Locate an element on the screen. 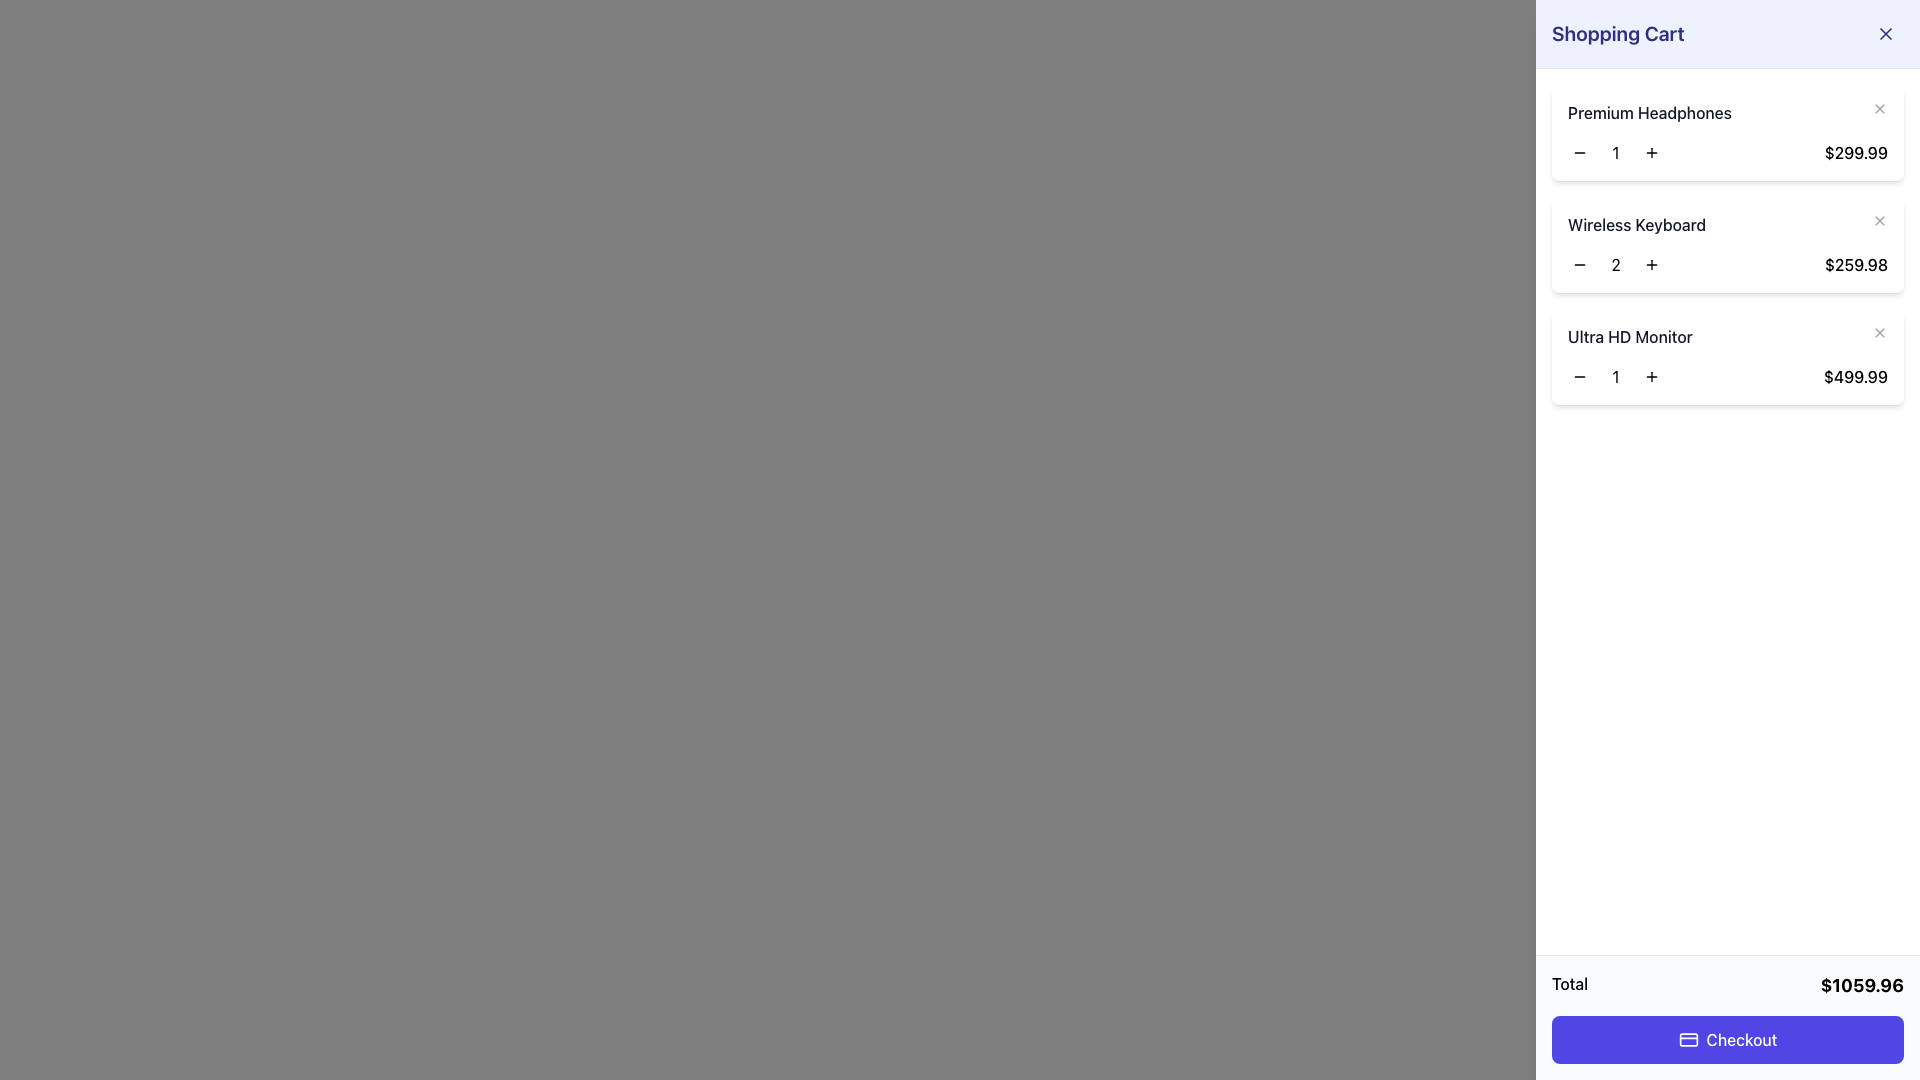 The image size is (1920, 1080). the button icon located to the right of the quantity indicator for 'Premium Headphones' in the shopping cart to increase the item quantity is located at coordinates (1651, 152).